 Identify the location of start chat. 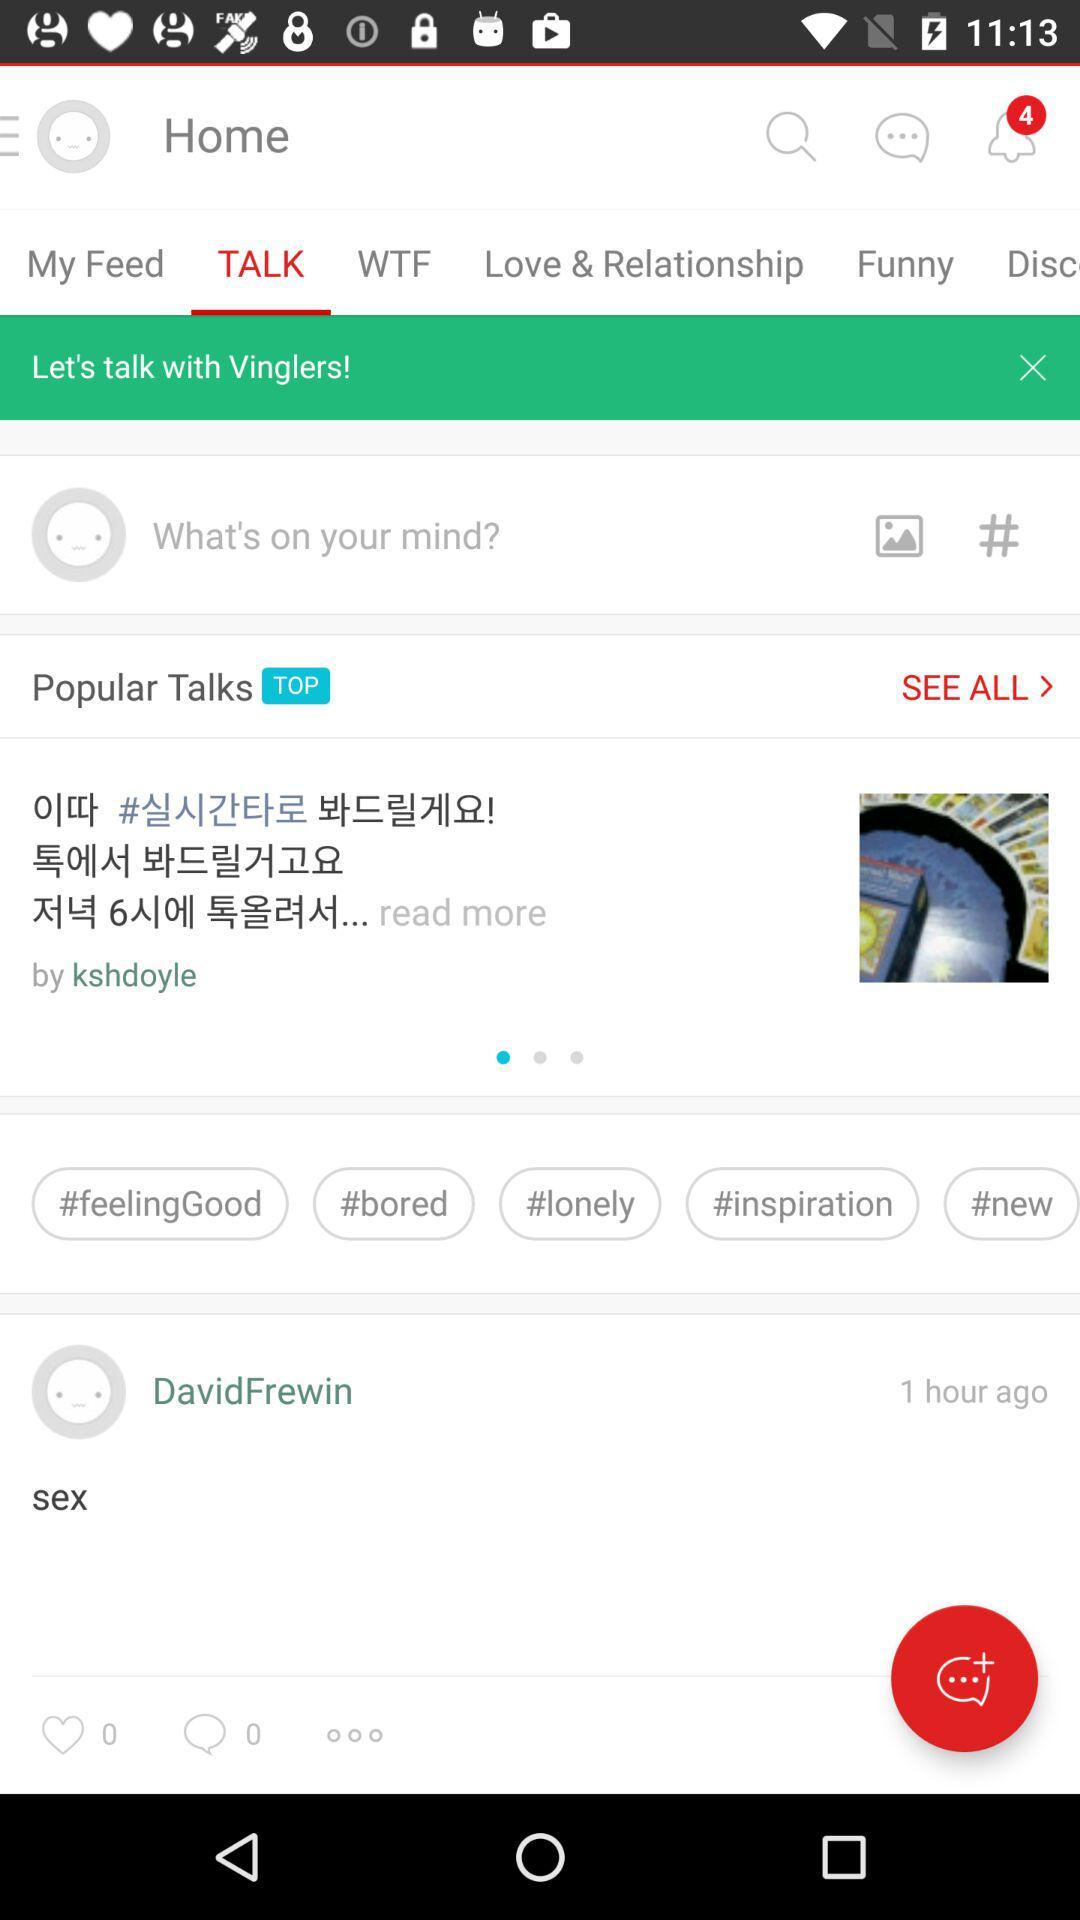
(963, 1678).